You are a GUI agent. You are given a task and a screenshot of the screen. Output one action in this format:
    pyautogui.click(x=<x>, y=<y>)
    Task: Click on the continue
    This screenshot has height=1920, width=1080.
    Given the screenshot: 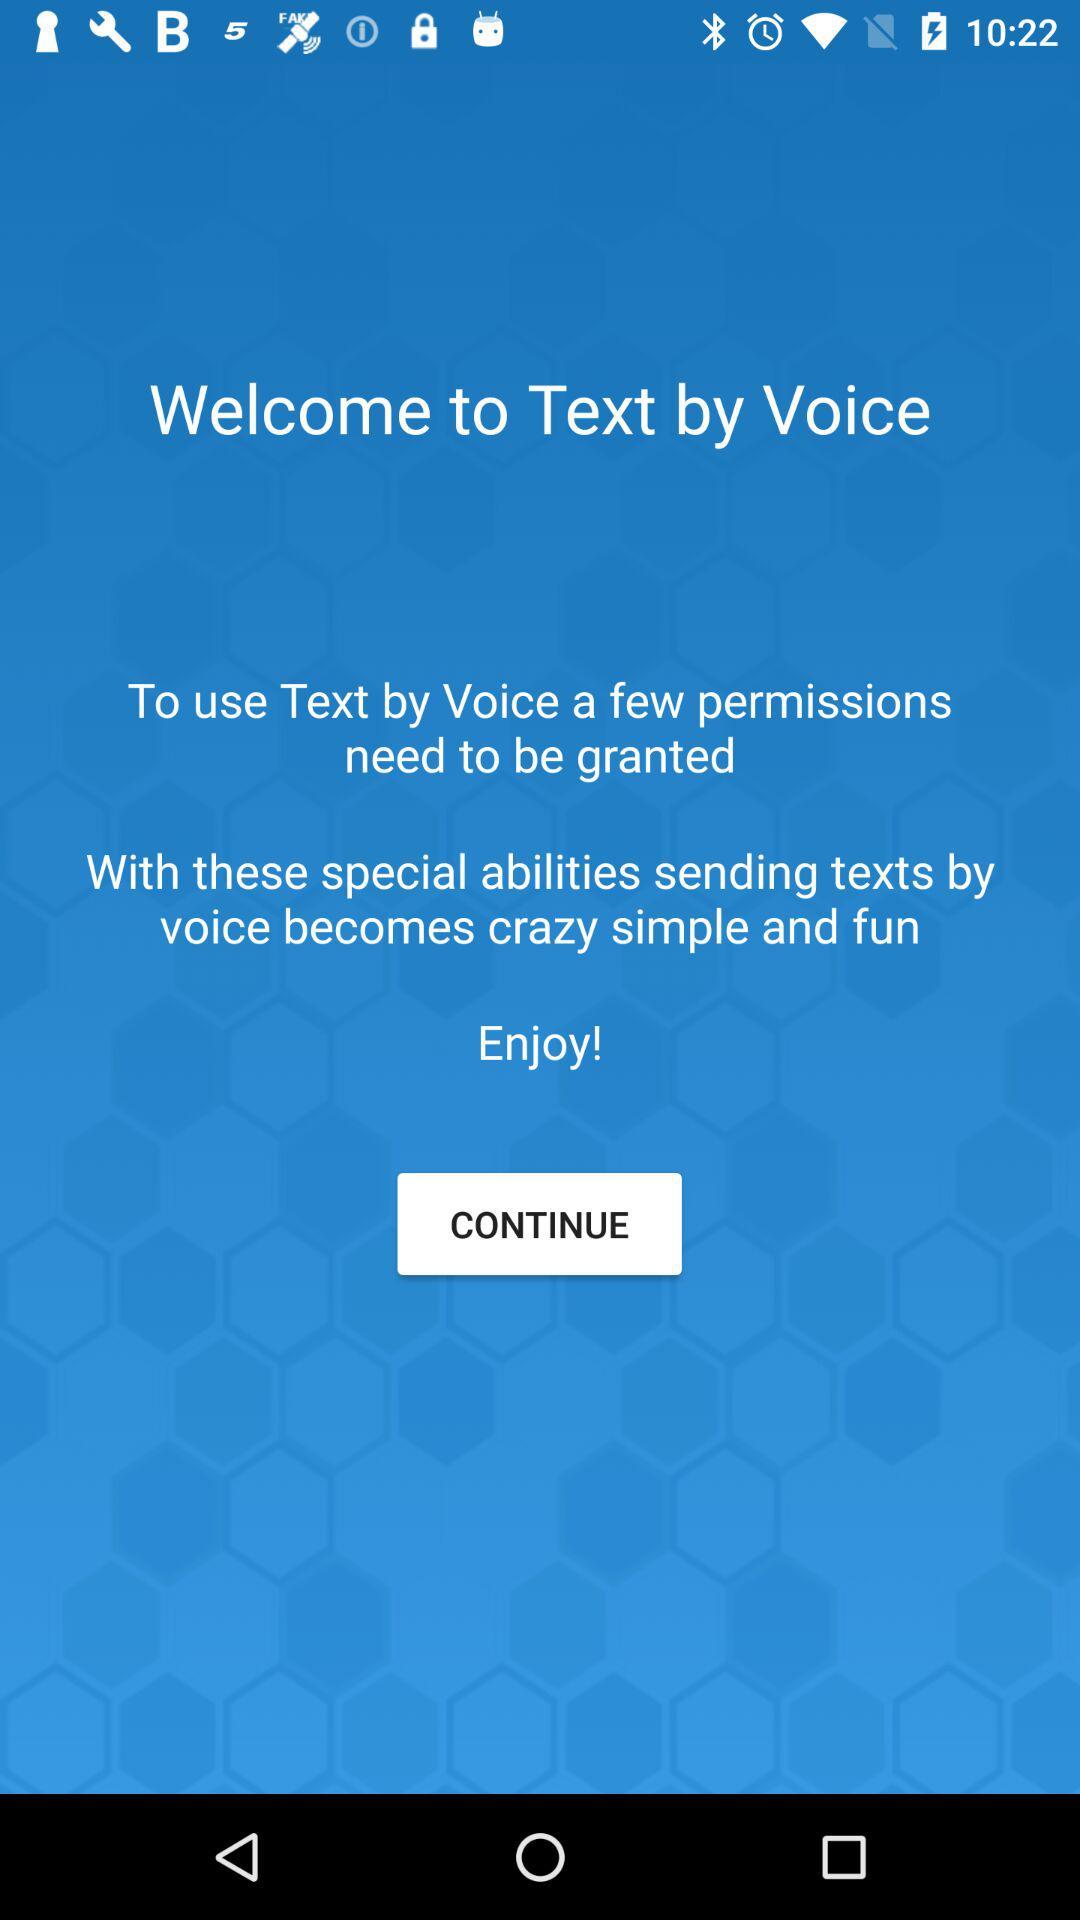 What is the action you would take?
    pyautogui.click(x=538, y=1223)
    